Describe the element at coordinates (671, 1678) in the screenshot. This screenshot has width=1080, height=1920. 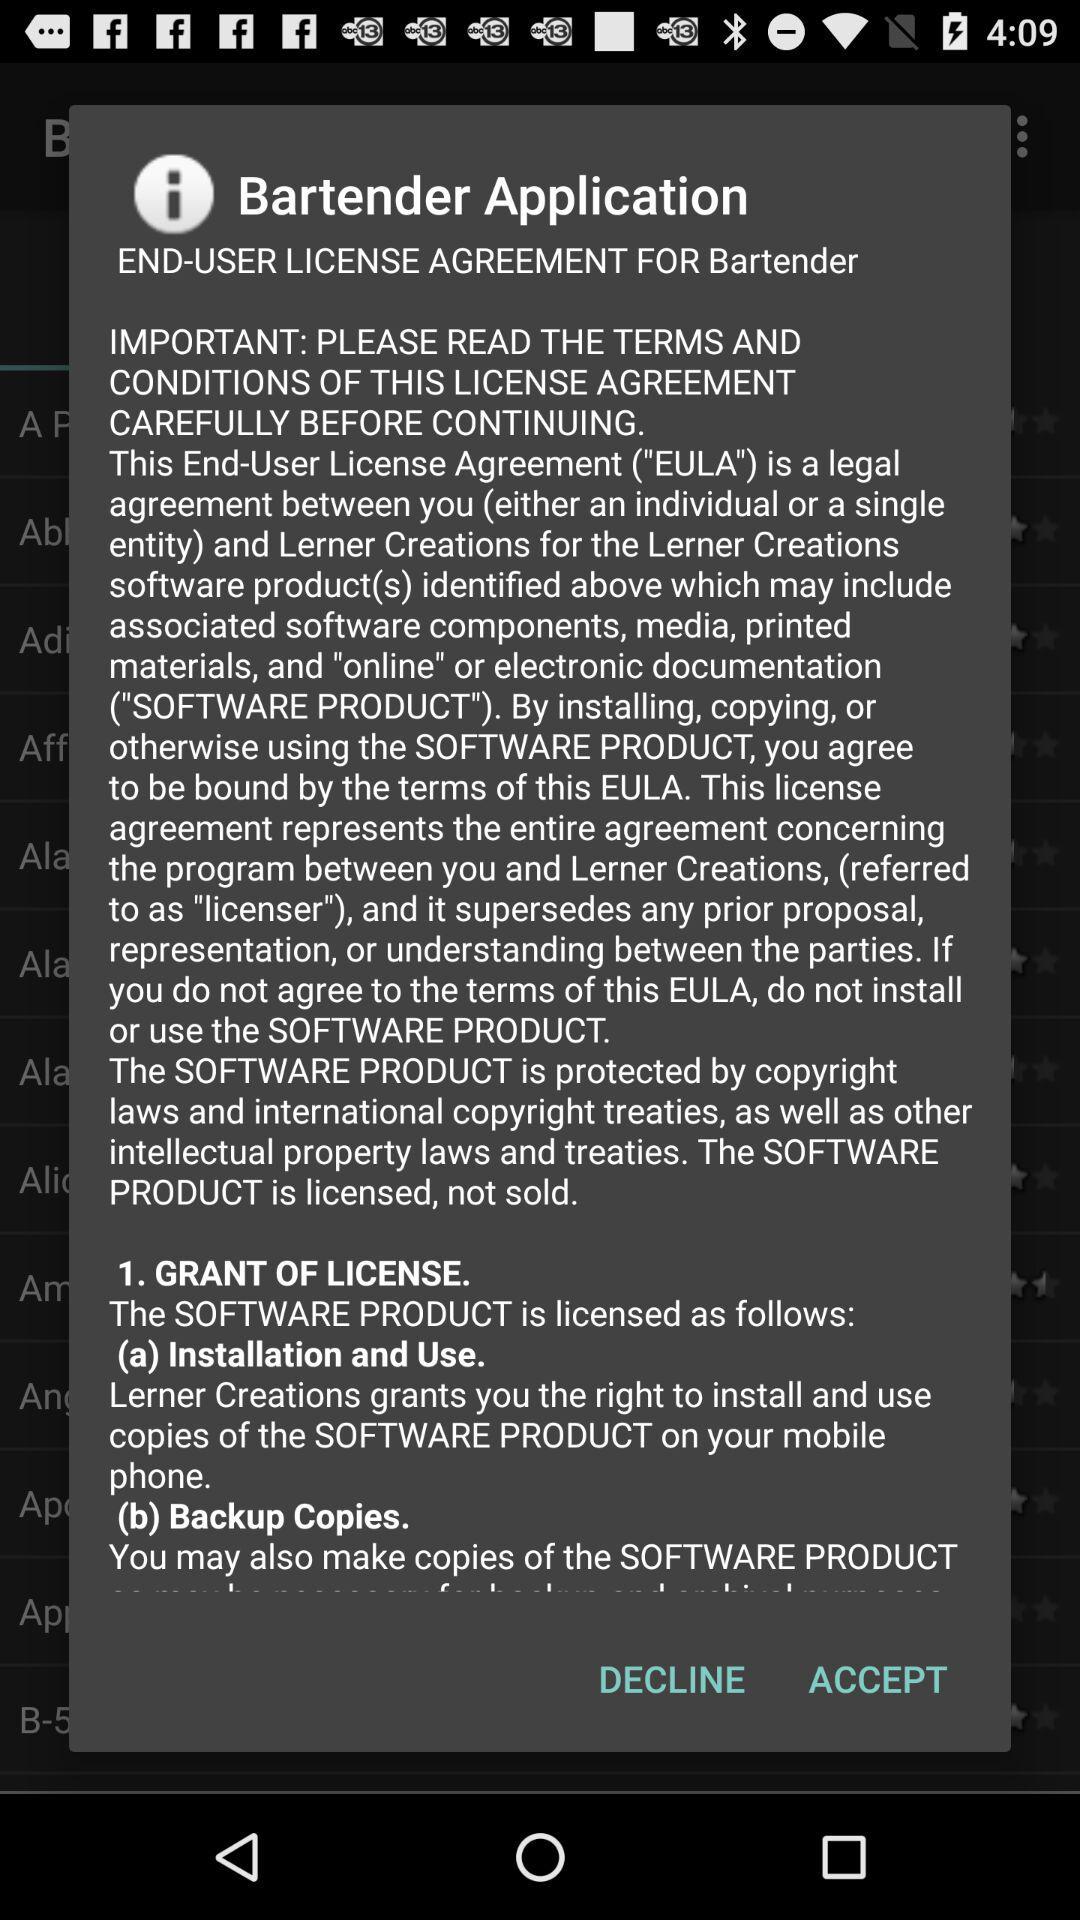
I see `the icon below end user license` at that location.